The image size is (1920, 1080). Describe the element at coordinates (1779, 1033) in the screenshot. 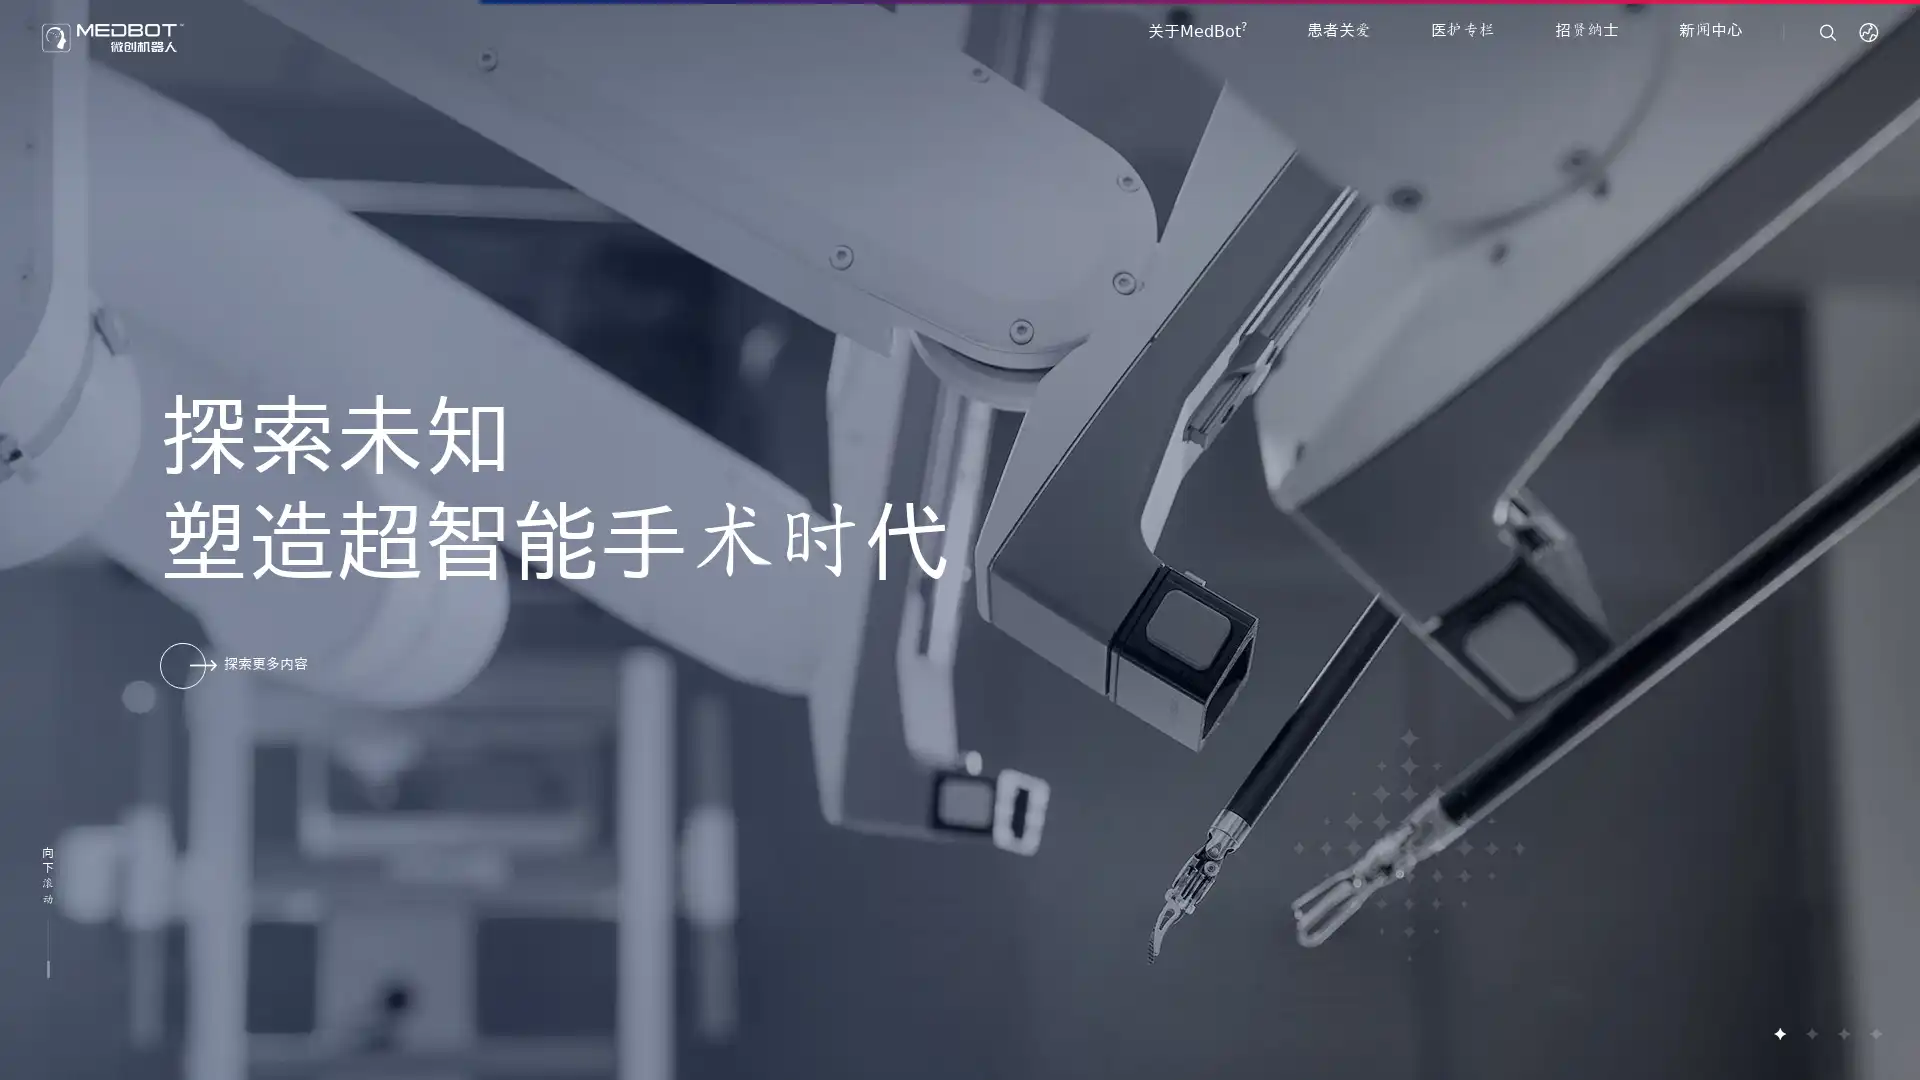

I see `Go to slide 1` at that location.